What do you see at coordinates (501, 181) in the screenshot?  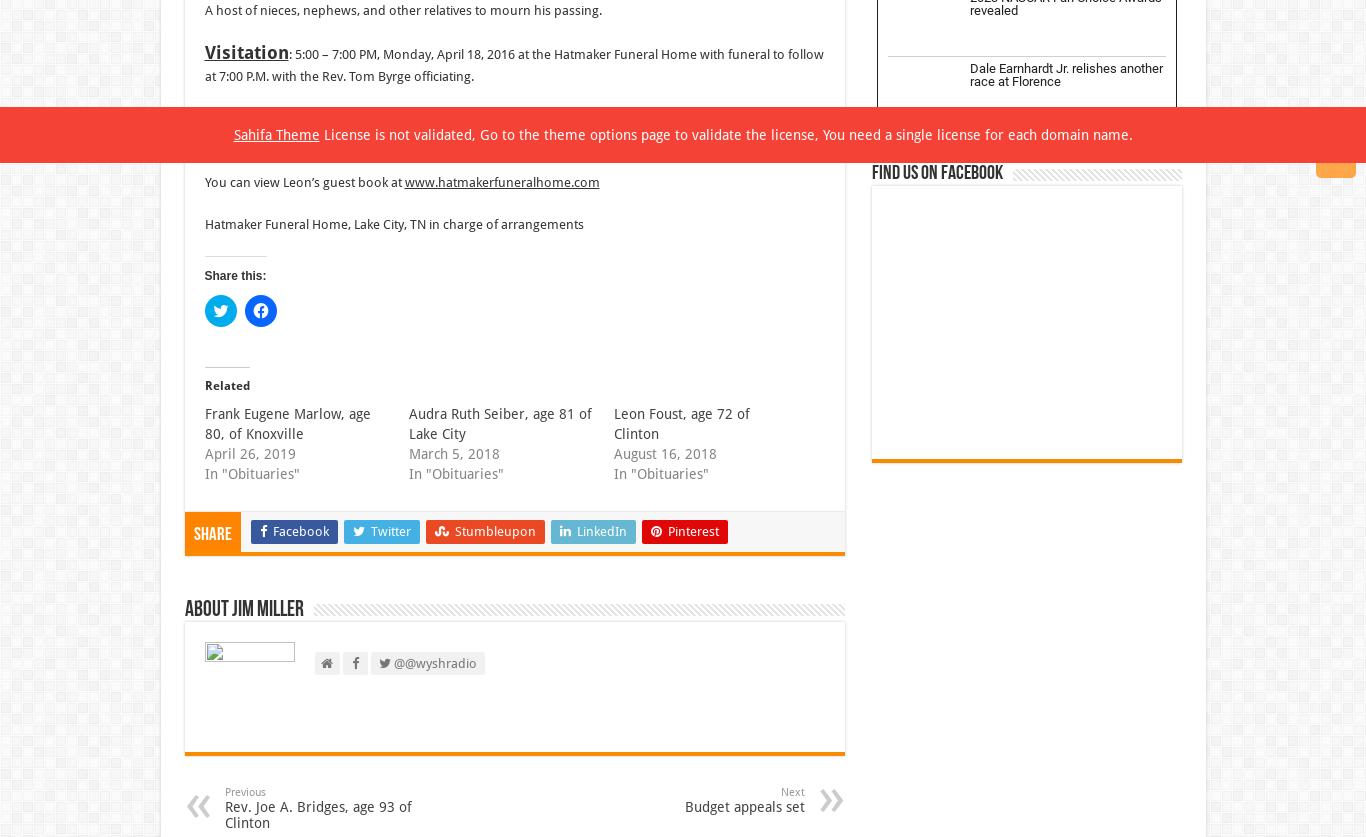 I see `'www.hatmakerfuneralhome.com'` at bounding box center [501, 181].